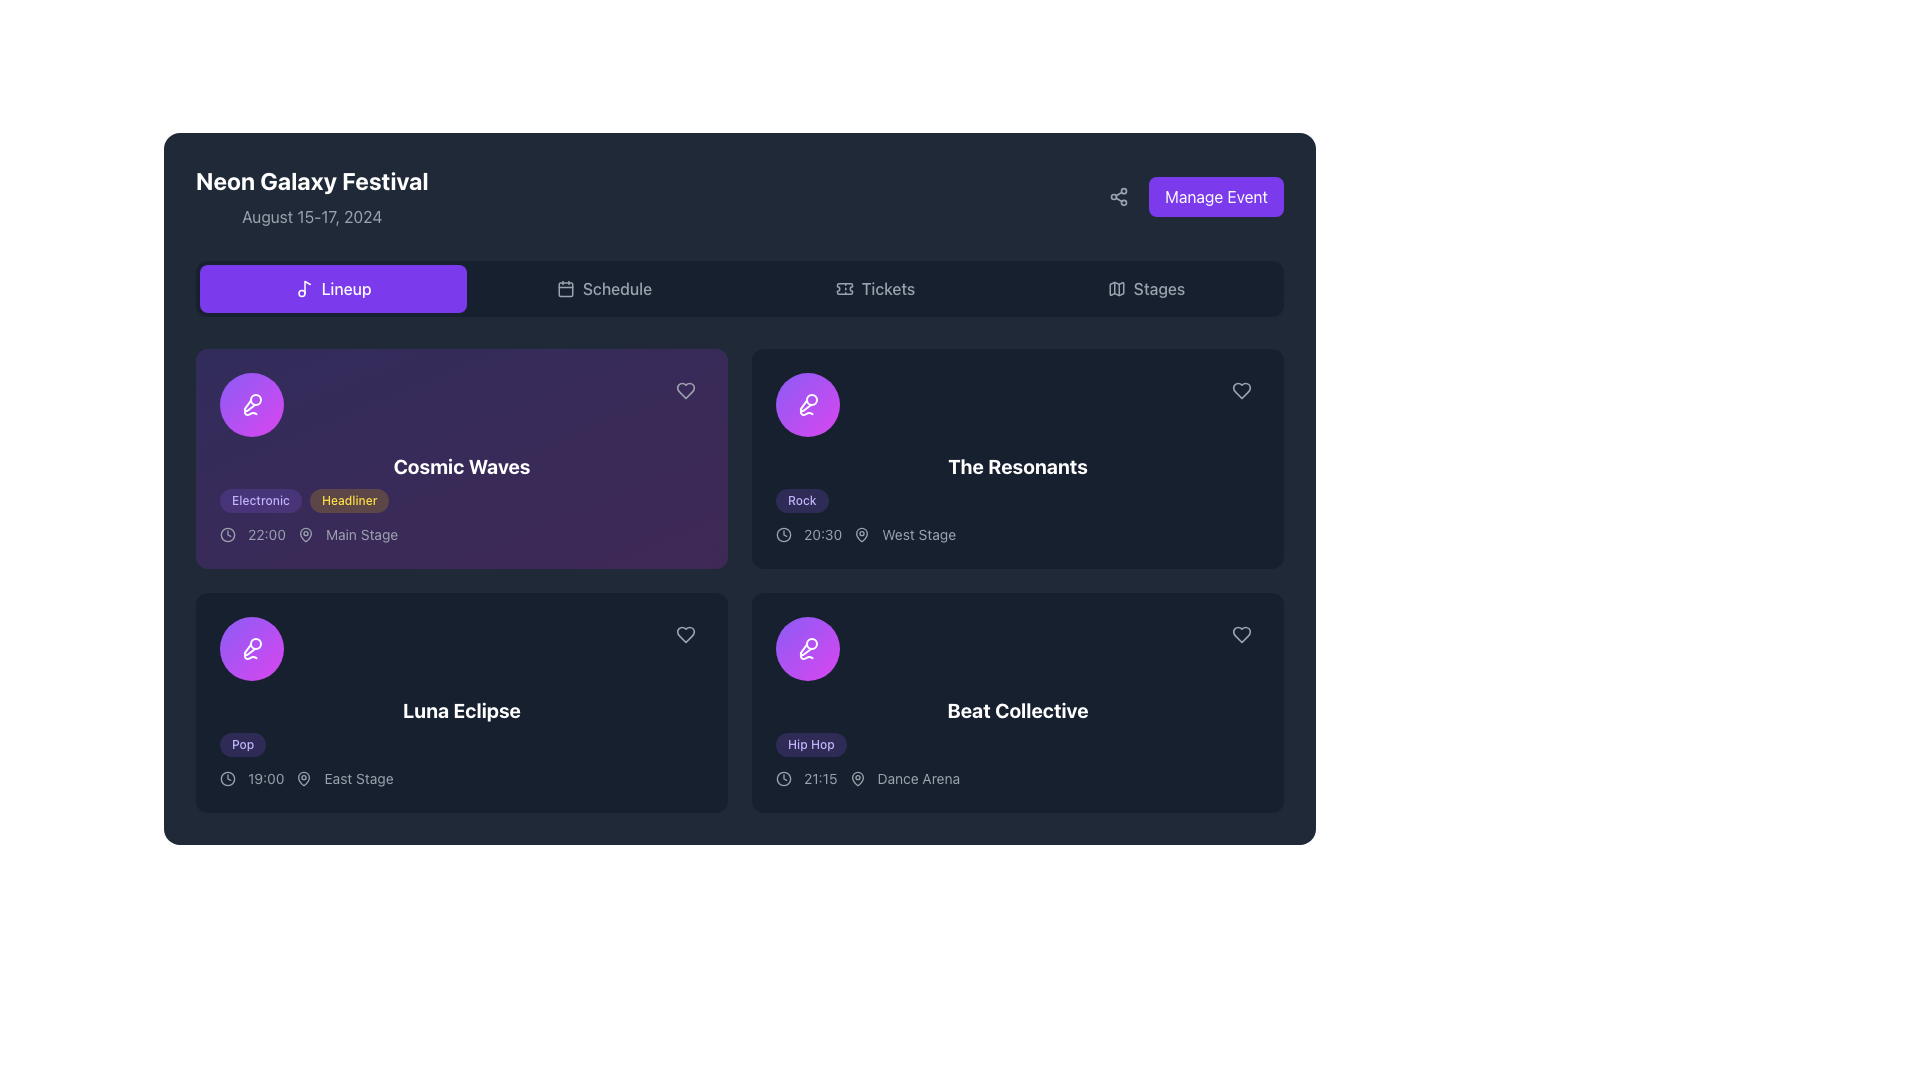 The width and height of the screenshot is (1920, 1080). Describe the element at coordinates (1192, 196) in the screenshot. I see `the button located in the top-right corner of the interface, adjacent to the sharing icon, to manage the event for 'Neon Galaxy Festival.'` at that location.